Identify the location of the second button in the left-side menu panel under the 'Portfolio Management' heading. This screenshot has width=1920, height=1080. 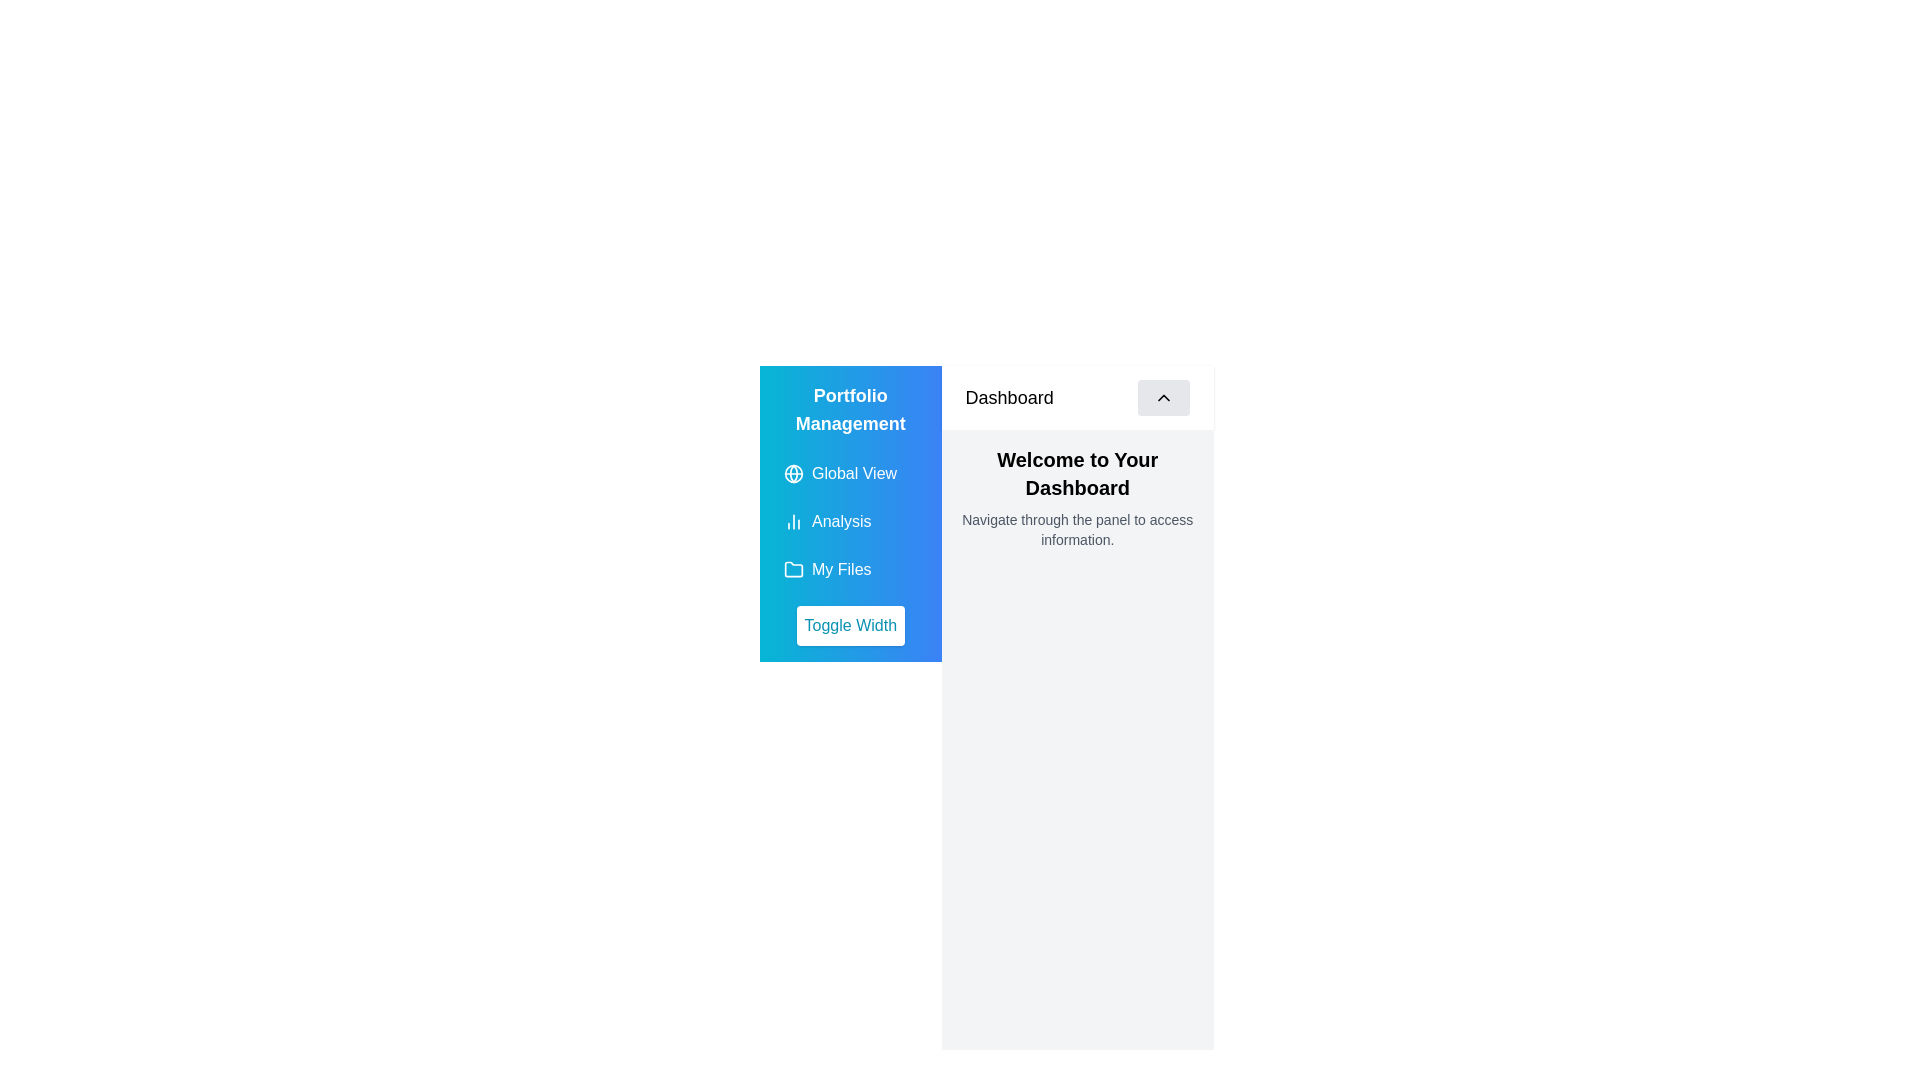
(850, 520).